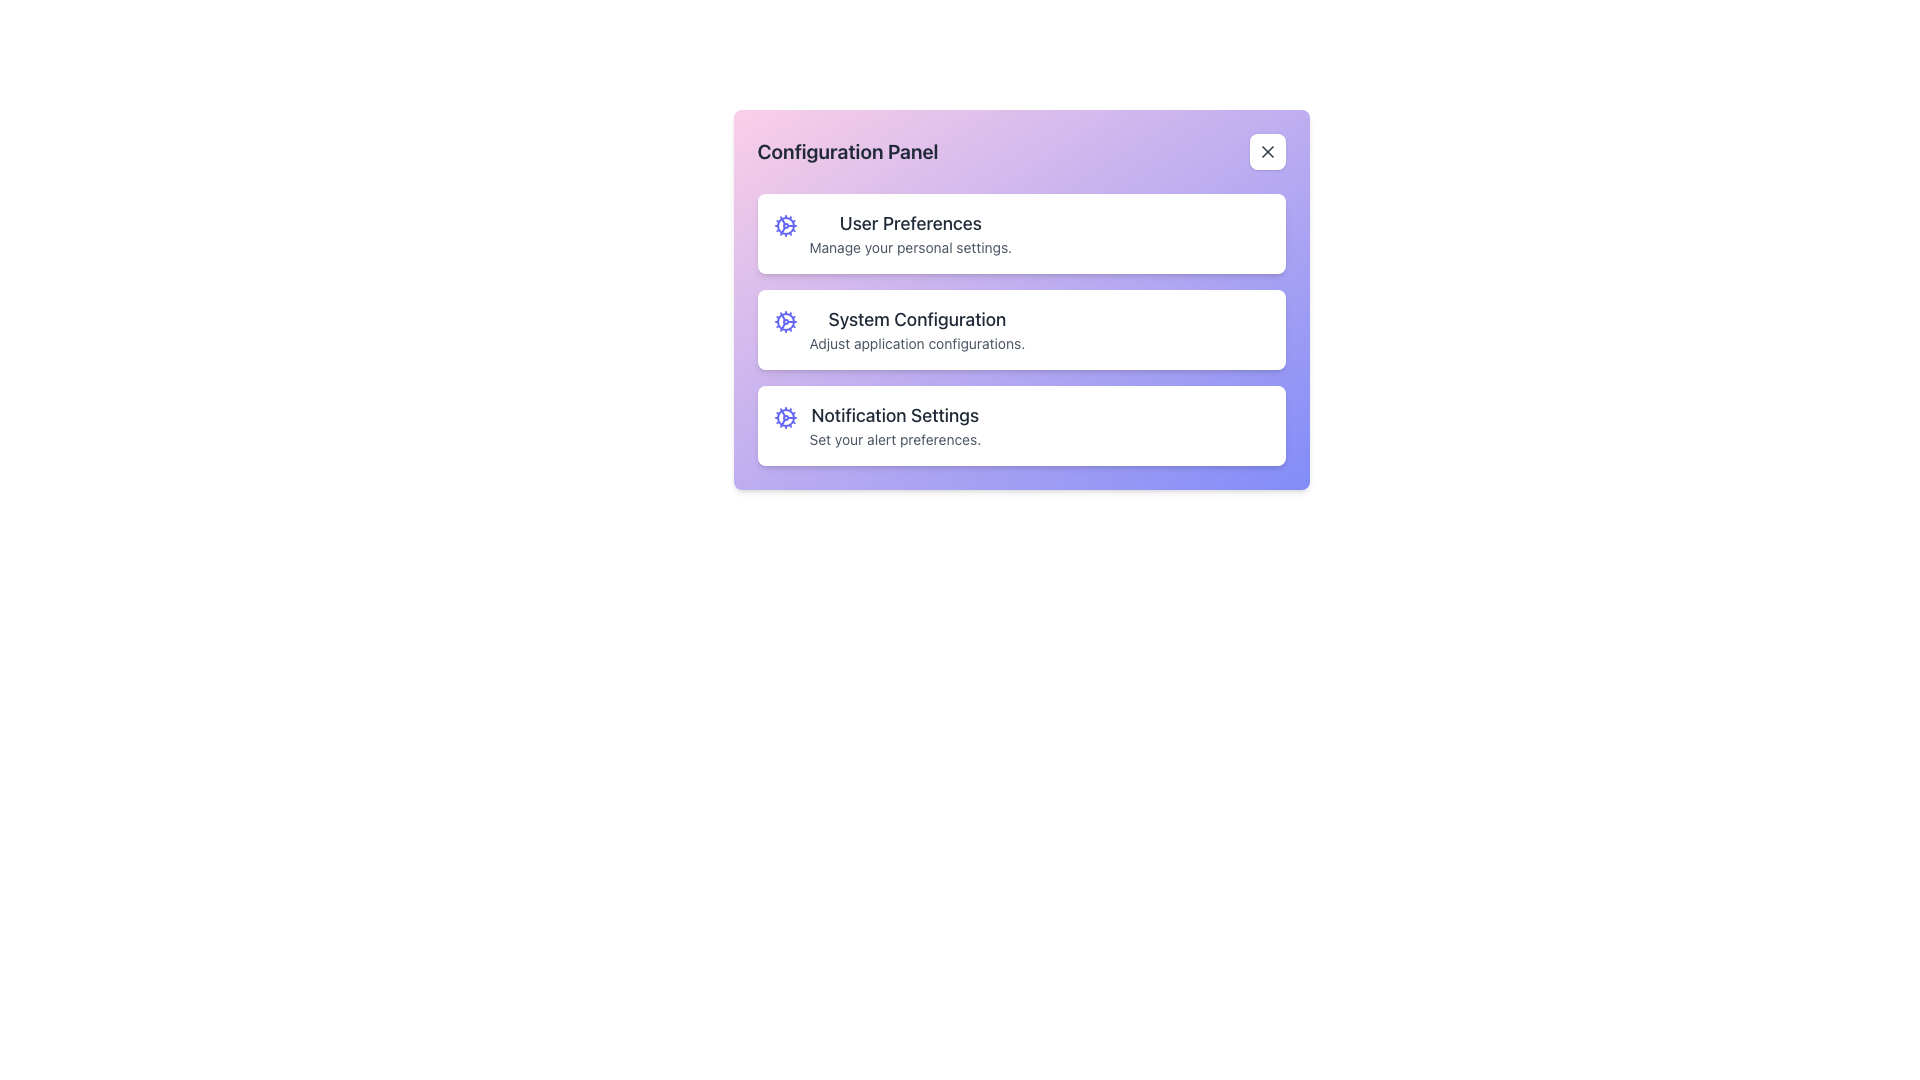 The width and height of the screenshot is (1920, 1080). I want to click on the cogwheel icon representing the 'Notification Settings' section, which is the innermost circle of the cogwheel in the 'Configuration Panel' card interface, so click(784, 416).